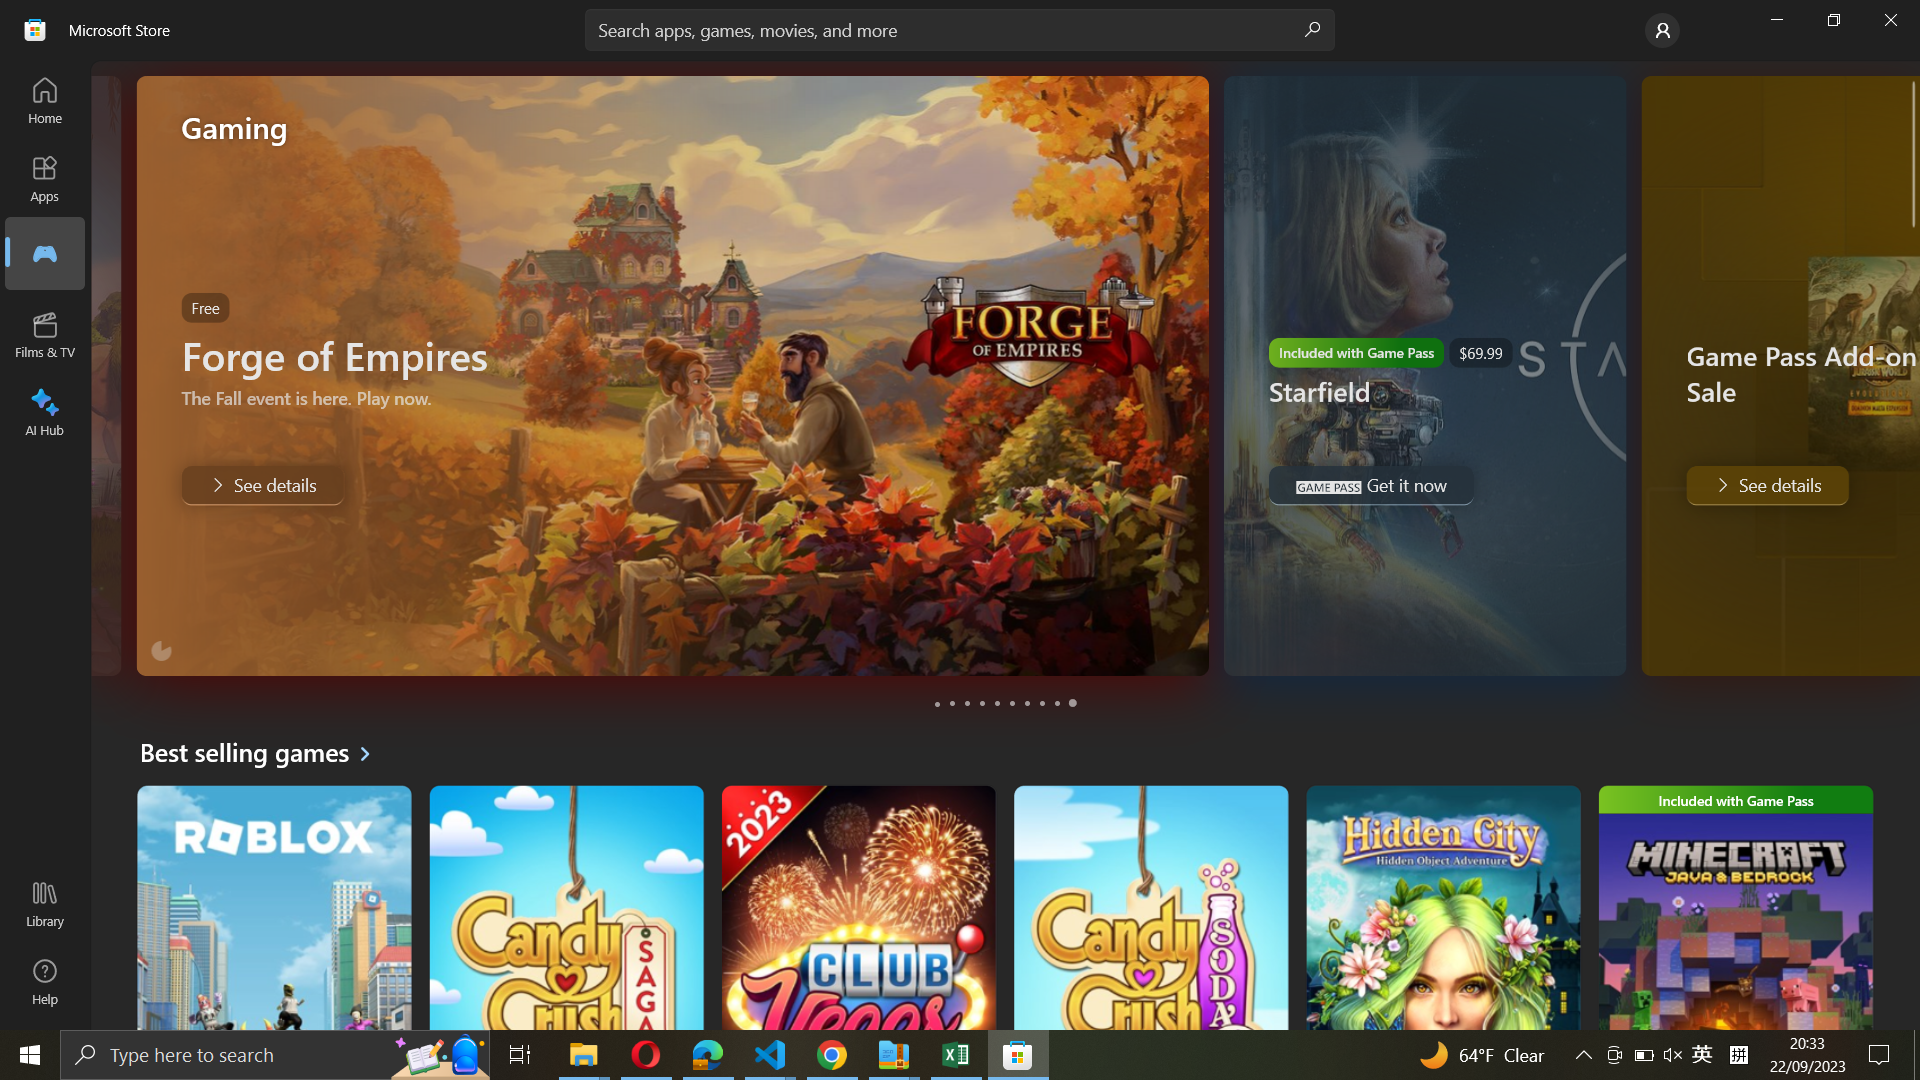 The image size is (1920, 1080). I want to click on Retrieve top performing games, so click(262, 752).